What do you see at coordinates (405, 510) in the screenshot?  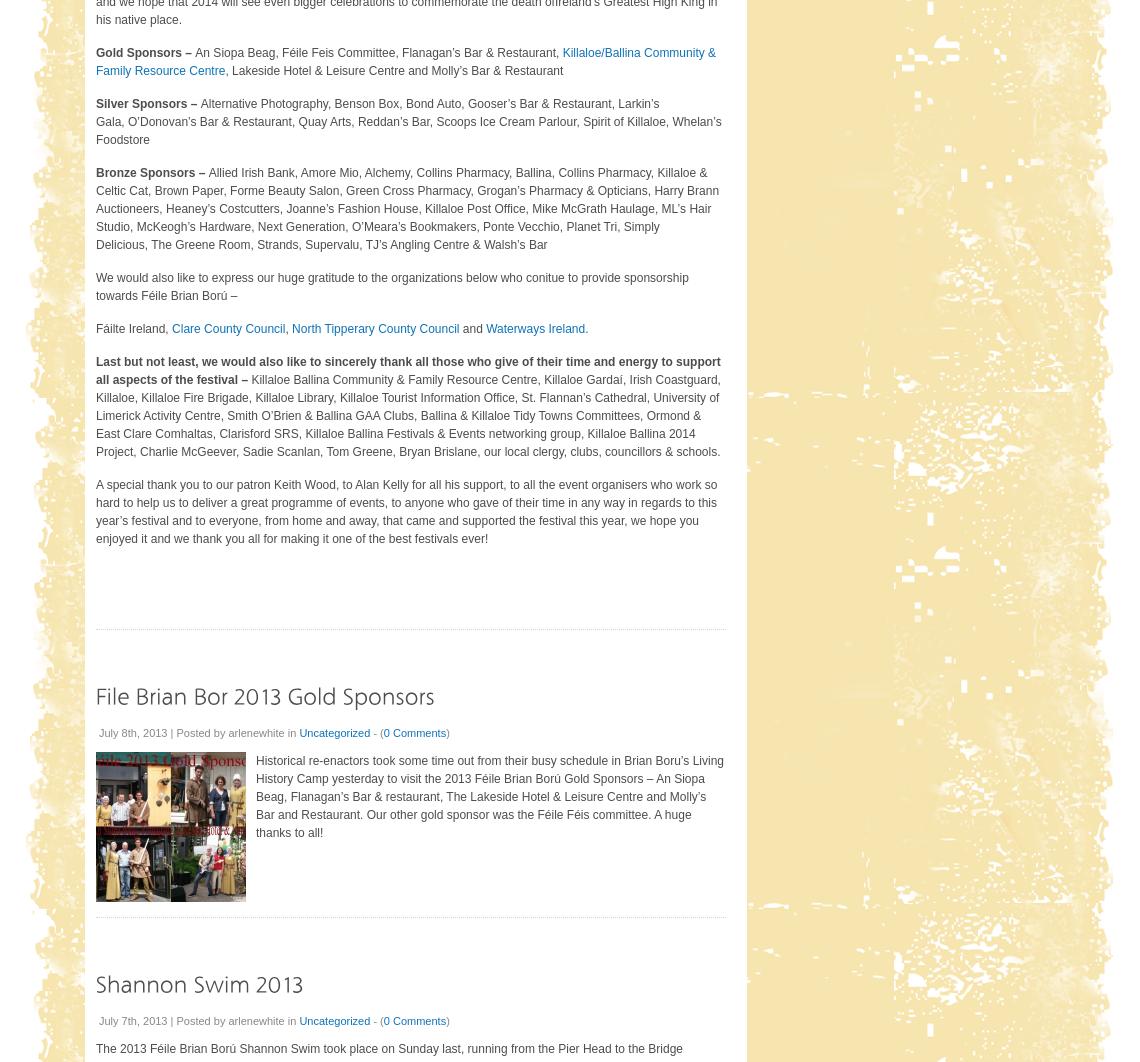 I see `'A special thank you to our patron Keith Wood, to Alan Kelly for all his support, to all the event organisers who work so hard to help us to deliver a great programme of events, to anyone who gave of their time in any way in regards to this year’s festival and to everyone, from home and away, that came and supported the festival this year, we hope you enjoyed it and we thank you all for making it one of the best festivals ever!'` at bounding box center [405, 510].